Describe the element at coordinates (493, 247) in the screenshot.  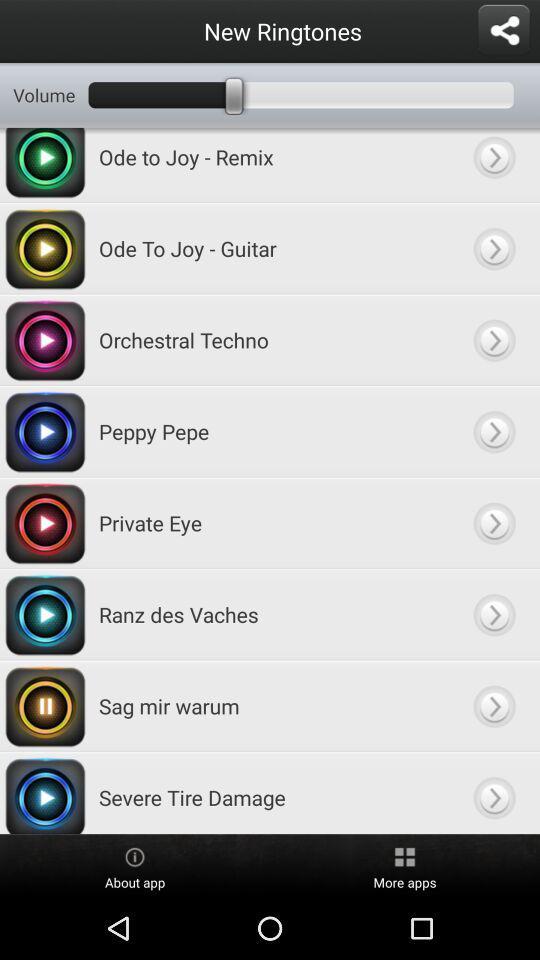
I see `click more options arrow` at that location.